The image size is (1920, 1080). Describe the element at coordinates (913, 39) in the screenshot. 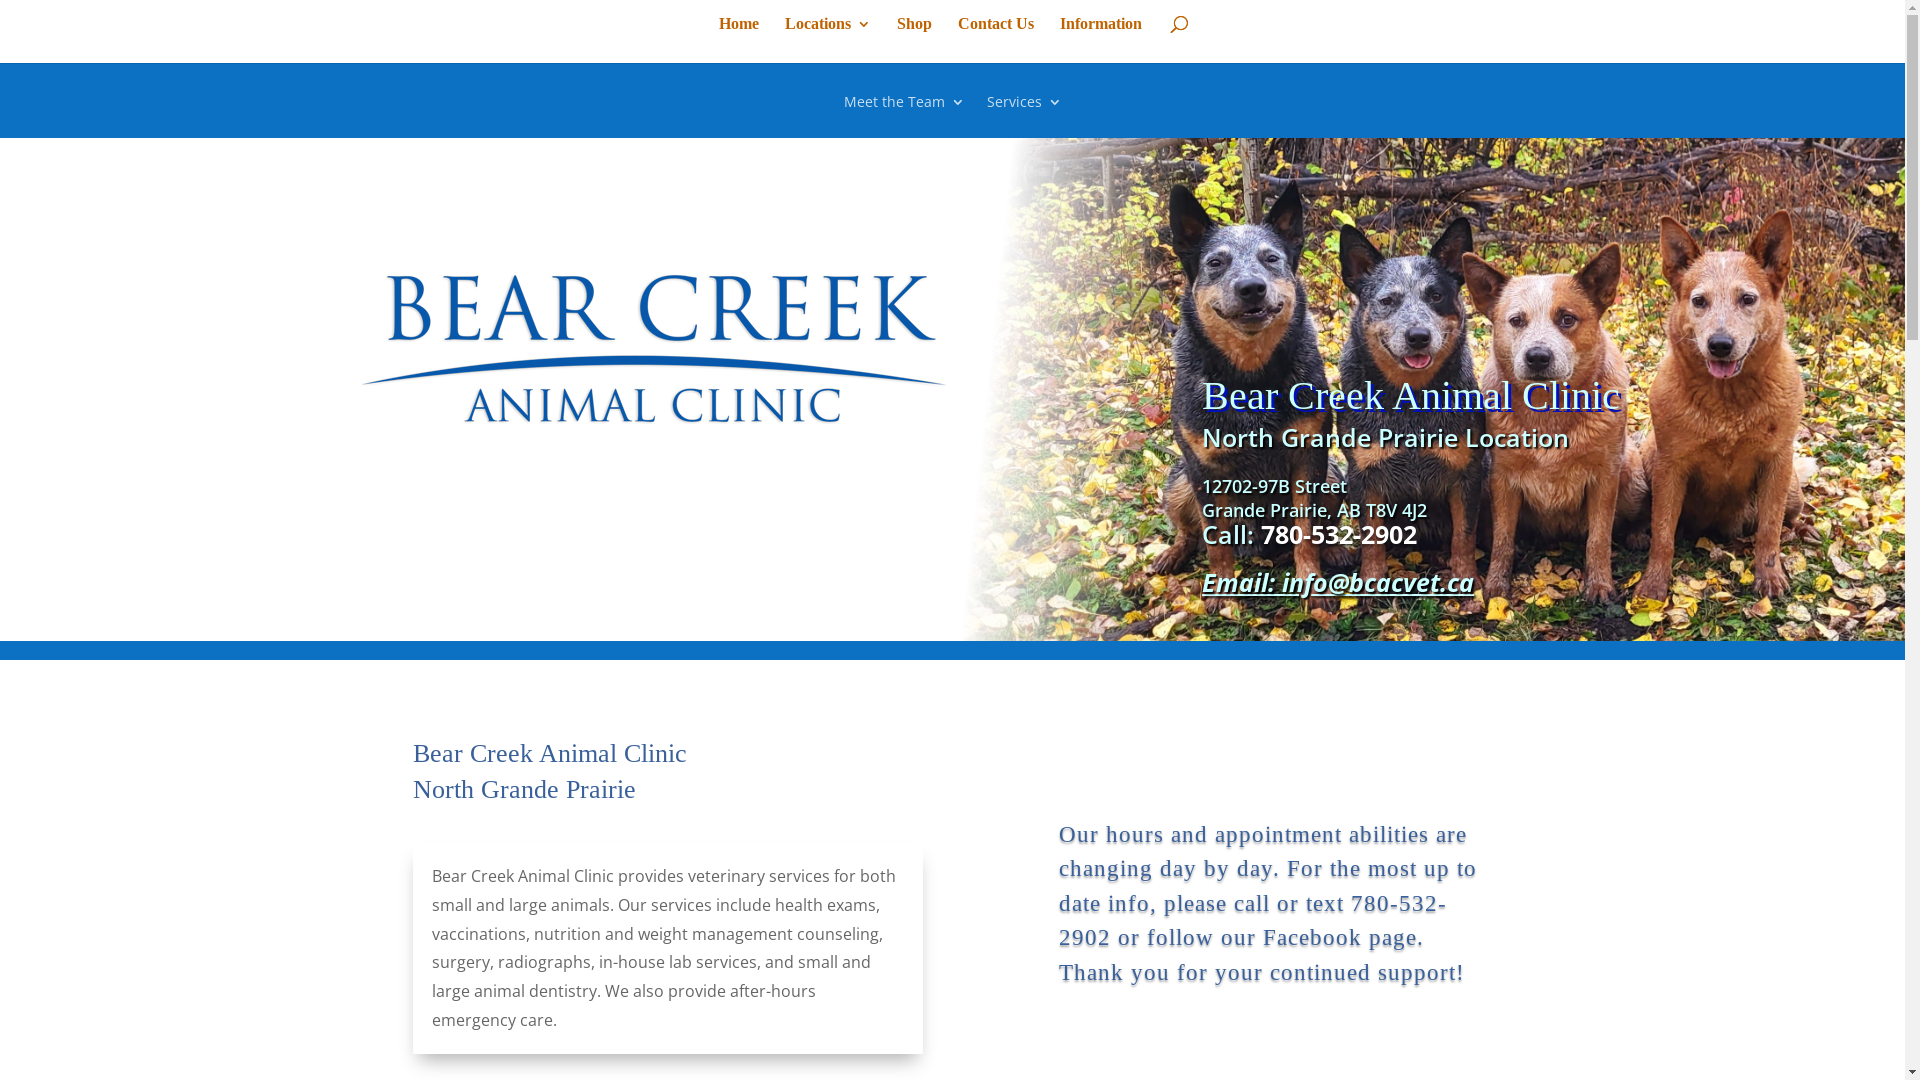

I see `'Shop'` at that location.